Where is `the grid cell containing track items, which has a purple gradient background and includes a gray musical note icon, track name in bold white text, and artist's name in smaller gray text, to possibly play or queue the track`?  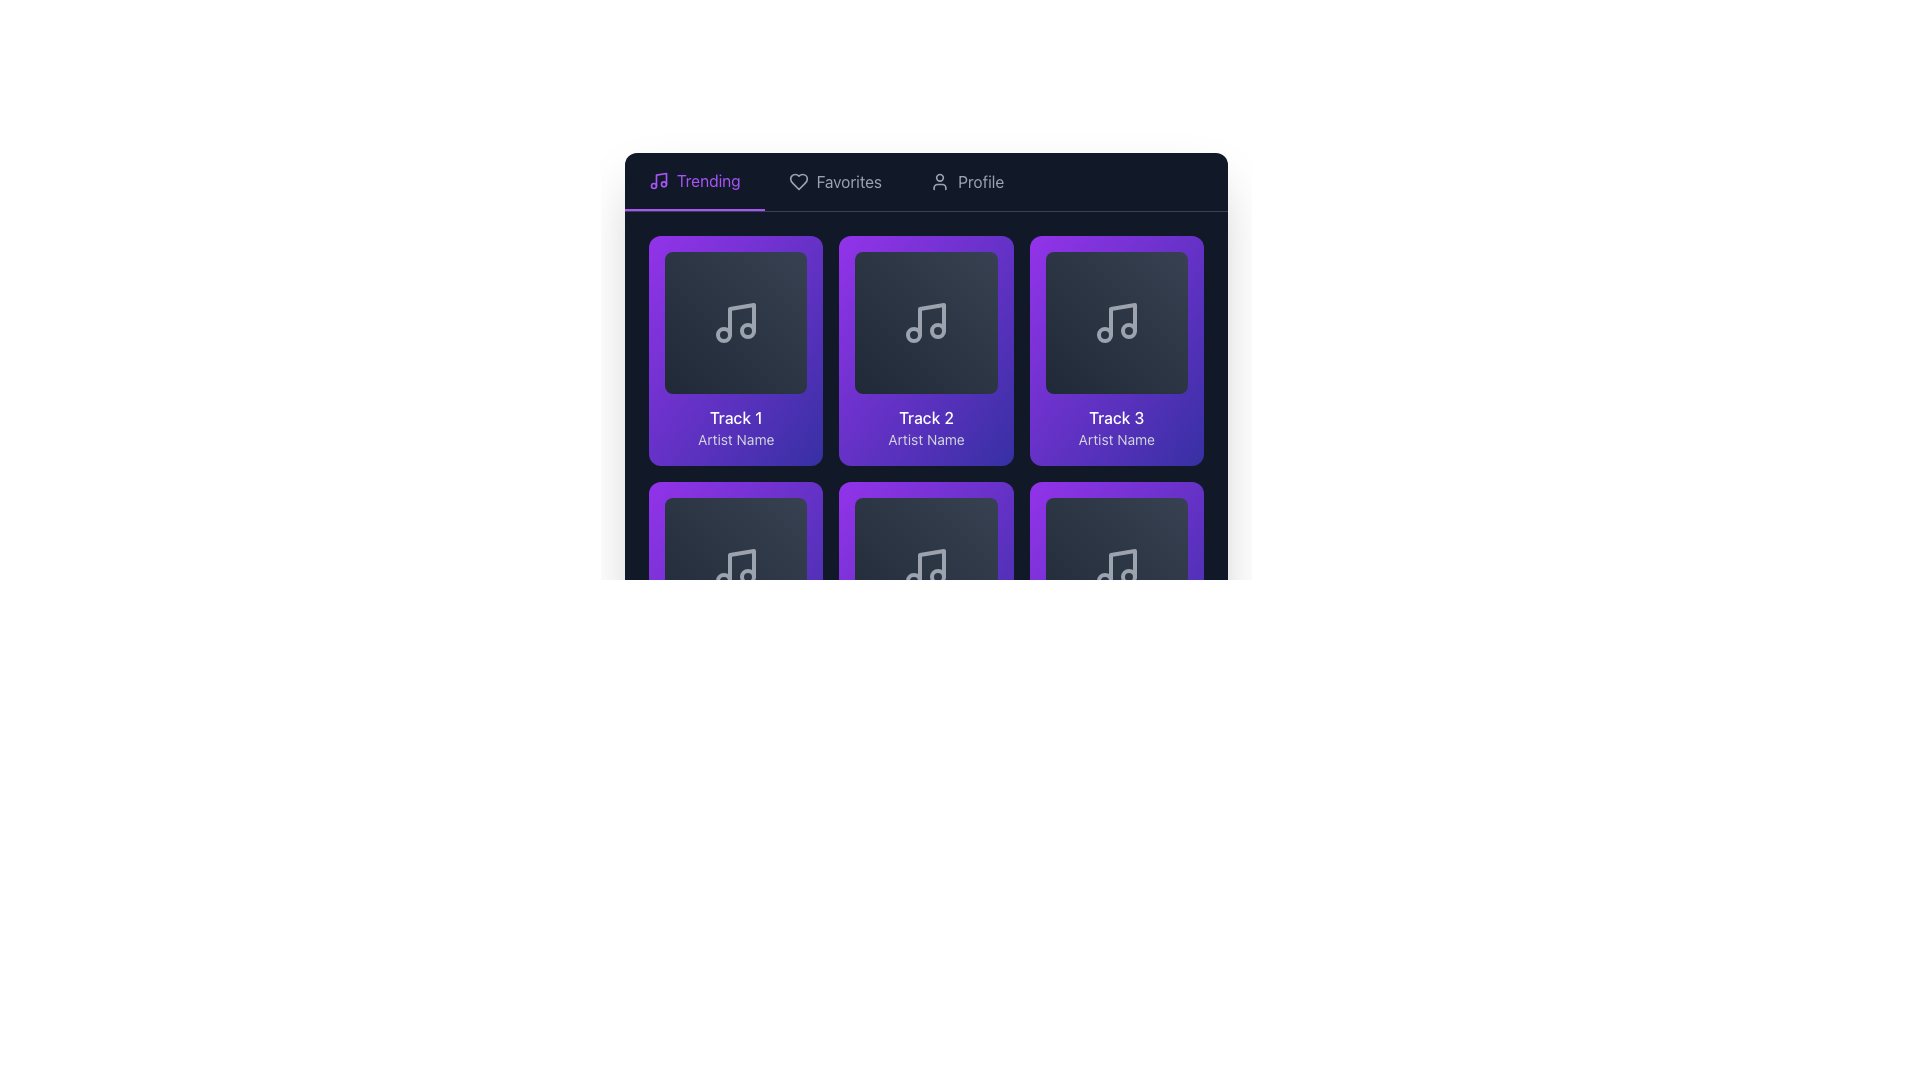
the grid cell containing track items, which has a purple gradient background and includes a gray musical note icon, track name in bold white text, and artist's name in smaller gray text, to possibly play or queue the track is located at coordinates (925, 474).